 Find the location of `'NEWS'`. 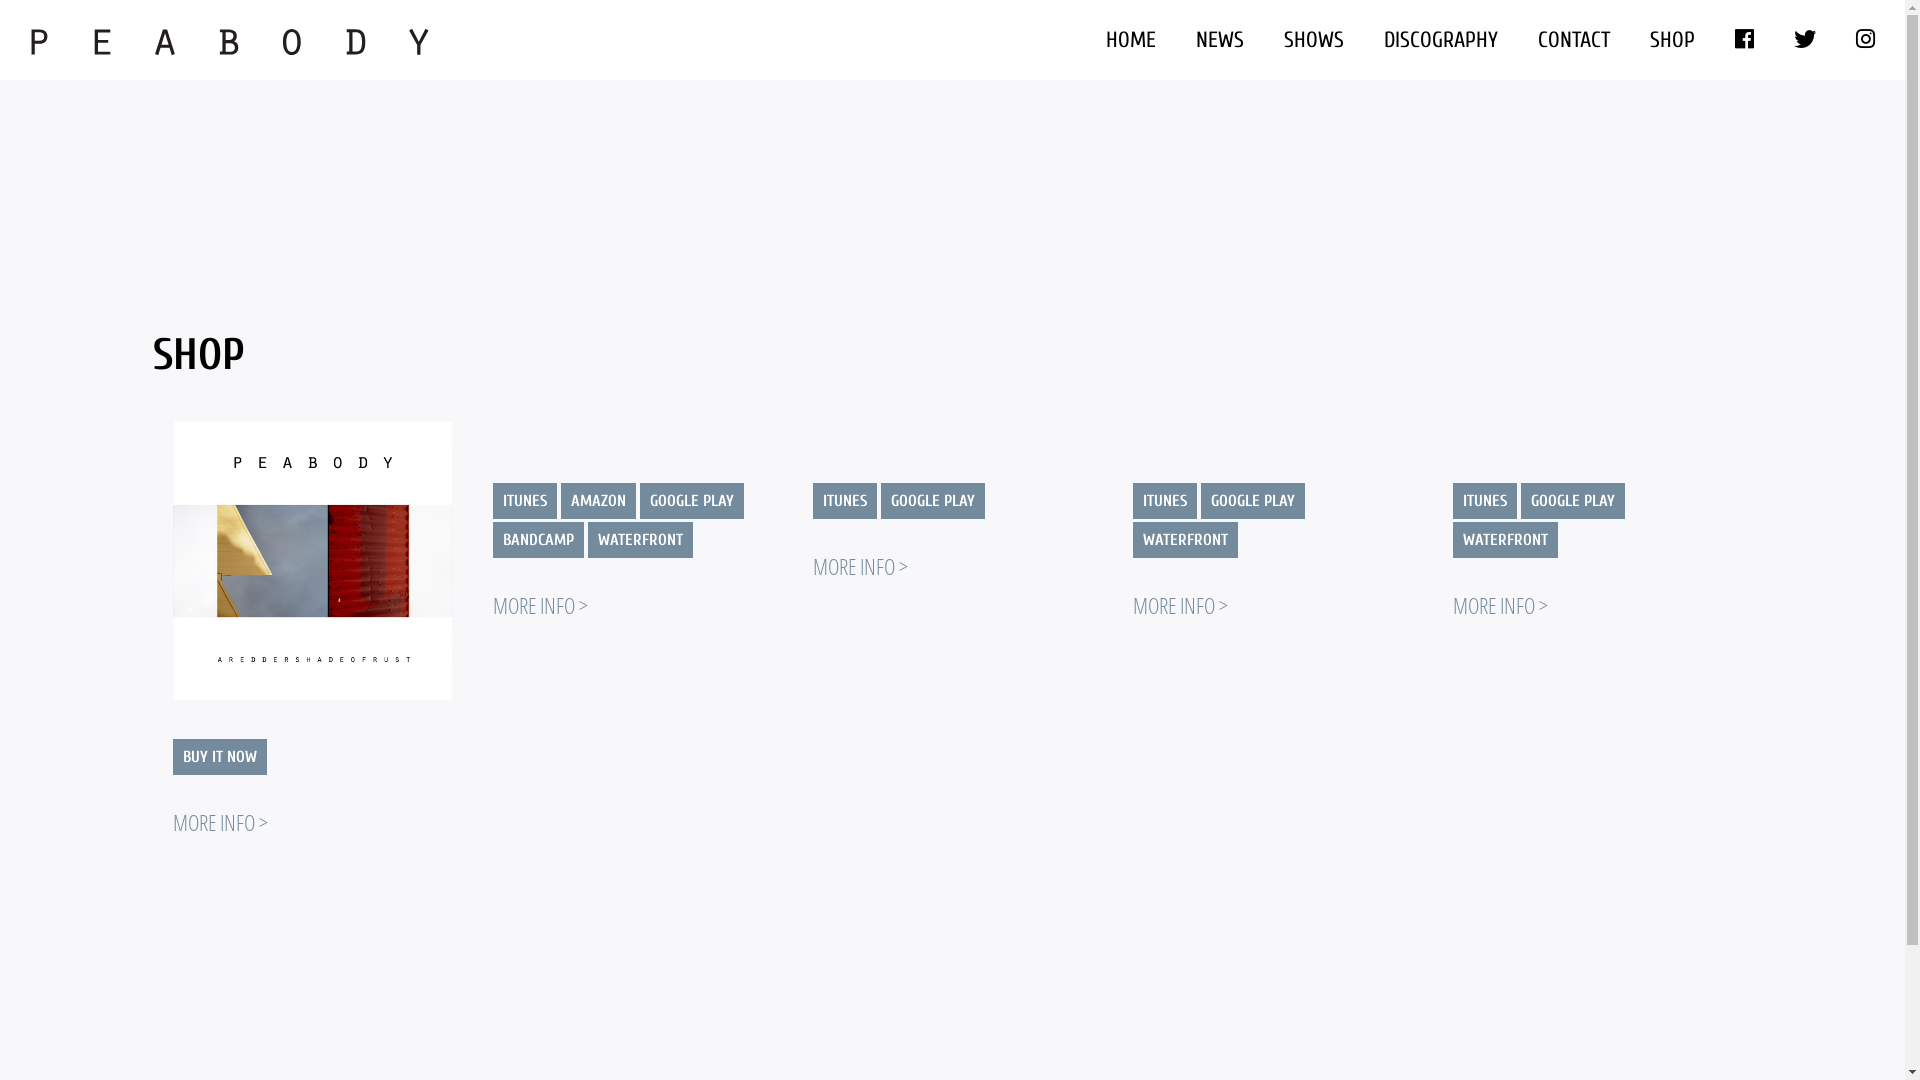

'NEWS' is located at coordinates (1218, 39).